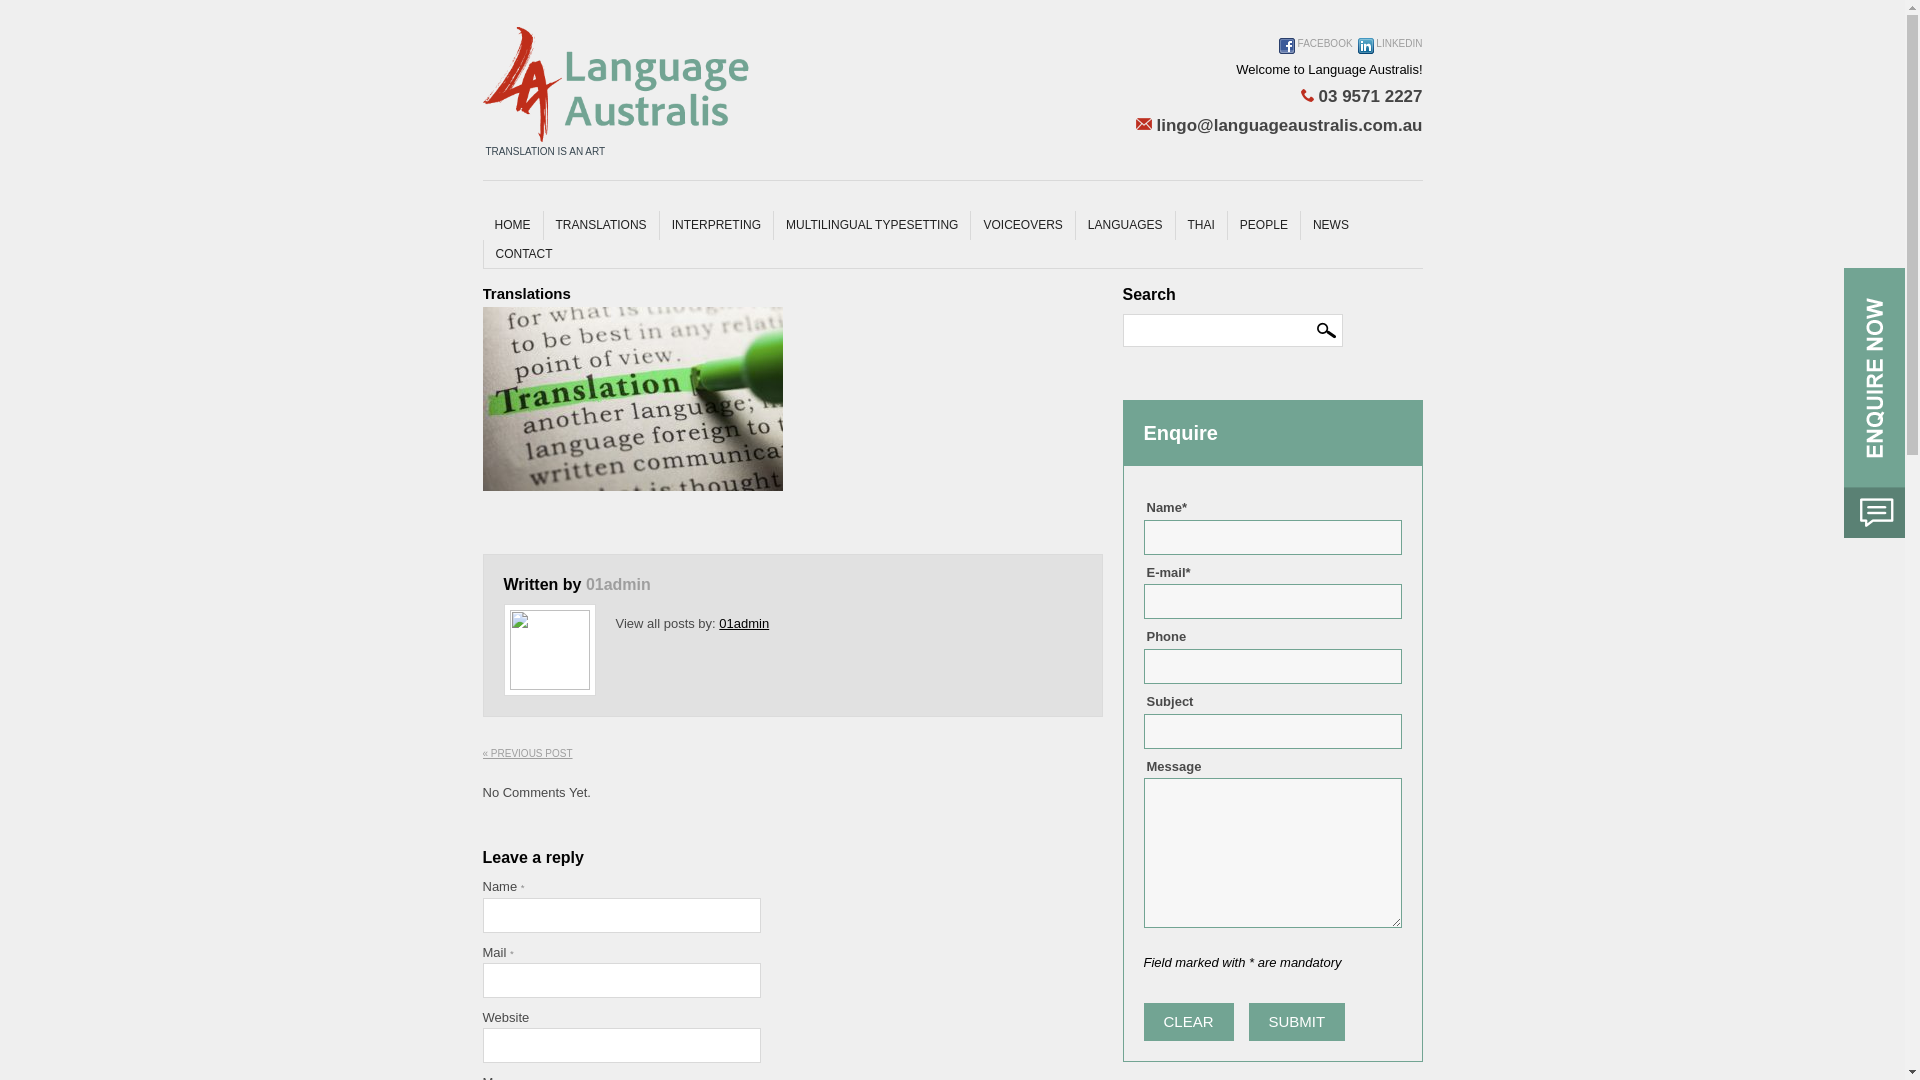 Image resolution: width=1920 pixels, height=1080 pixels. What do you see at coordinates (512, 225) in the screenshot?
I see `'HOME'` at bounding box center [512, 225].